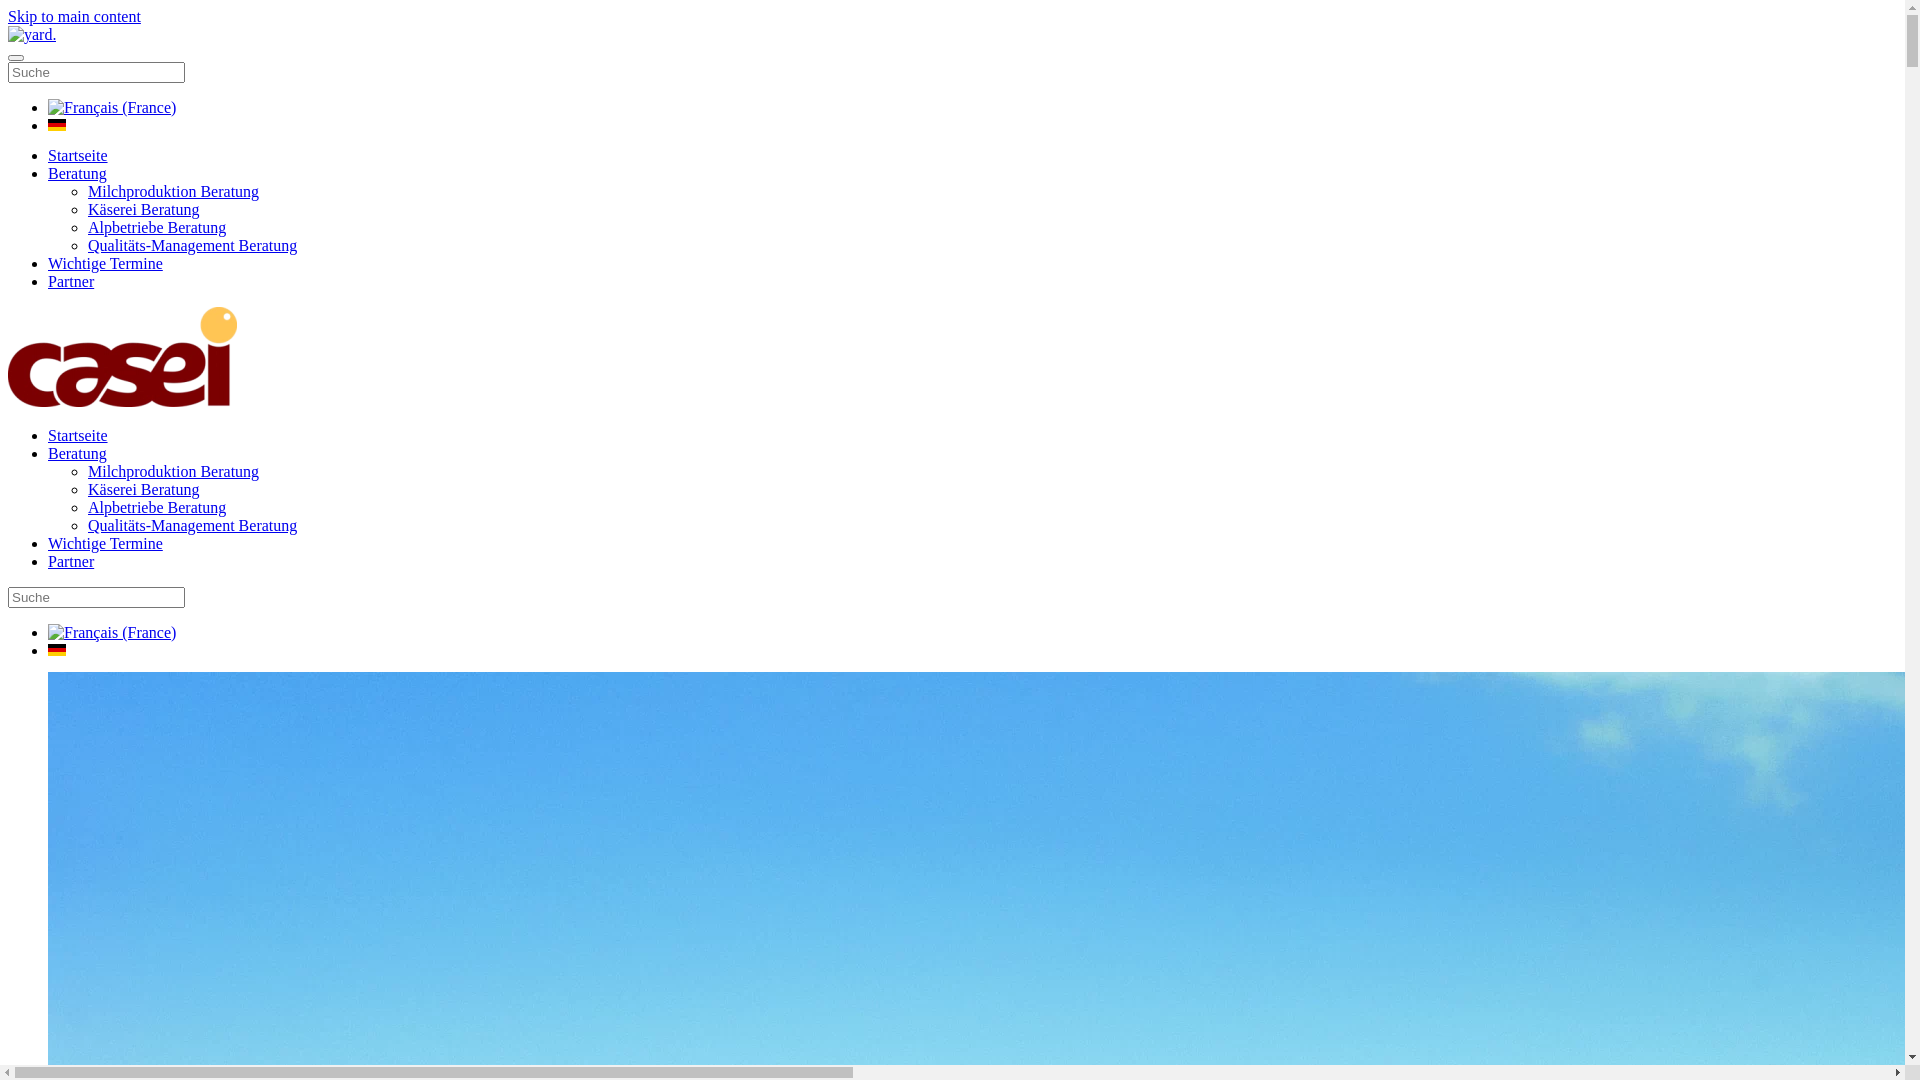 This screenshot has height=1080, width=1920. What do you see at coordinates (57, 124) in the screenshot?
I see `'Deutsch (Deutschland)'` at bounding box center [57, 124].